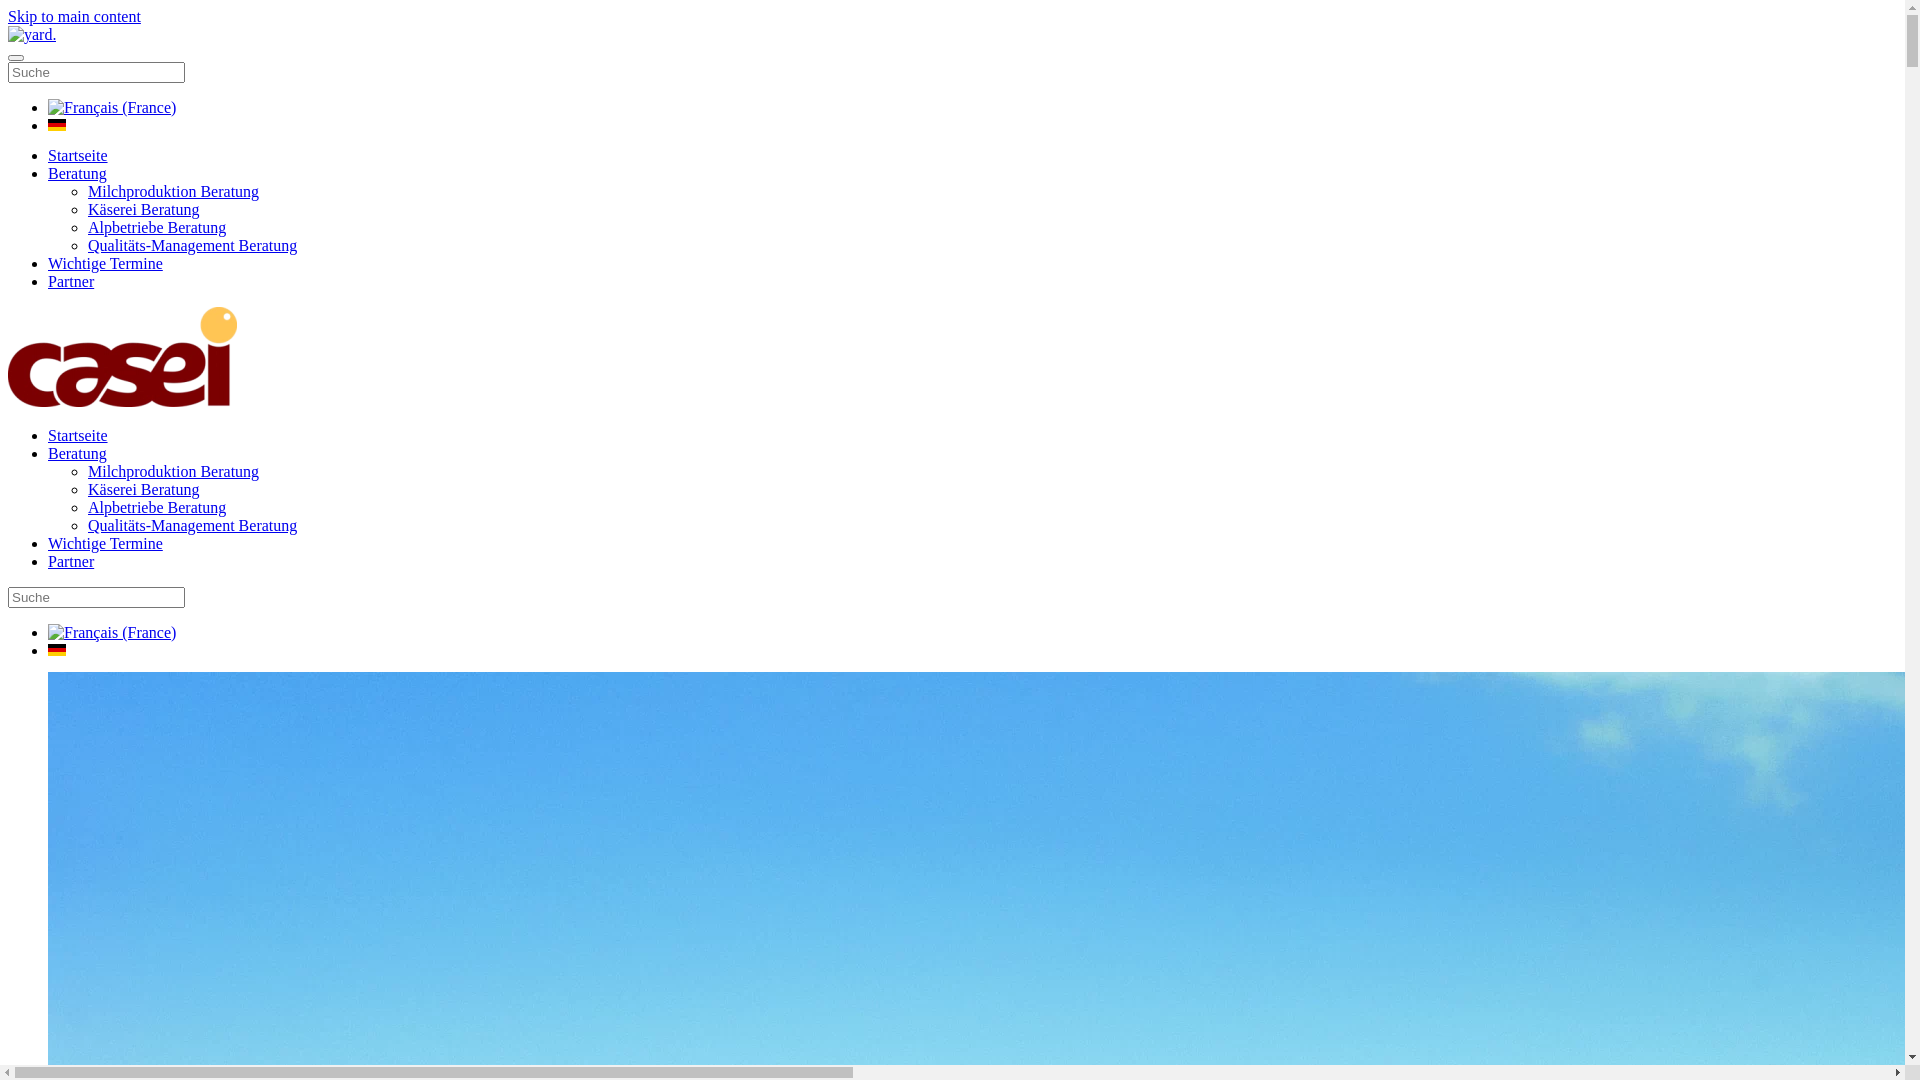 This screenshot has height=1080, width=1920. What do you see at coordinates (57, 124) in the screenshot?
I see `'Deutsch (Deutschland)'` at bounding box center [57, 124].